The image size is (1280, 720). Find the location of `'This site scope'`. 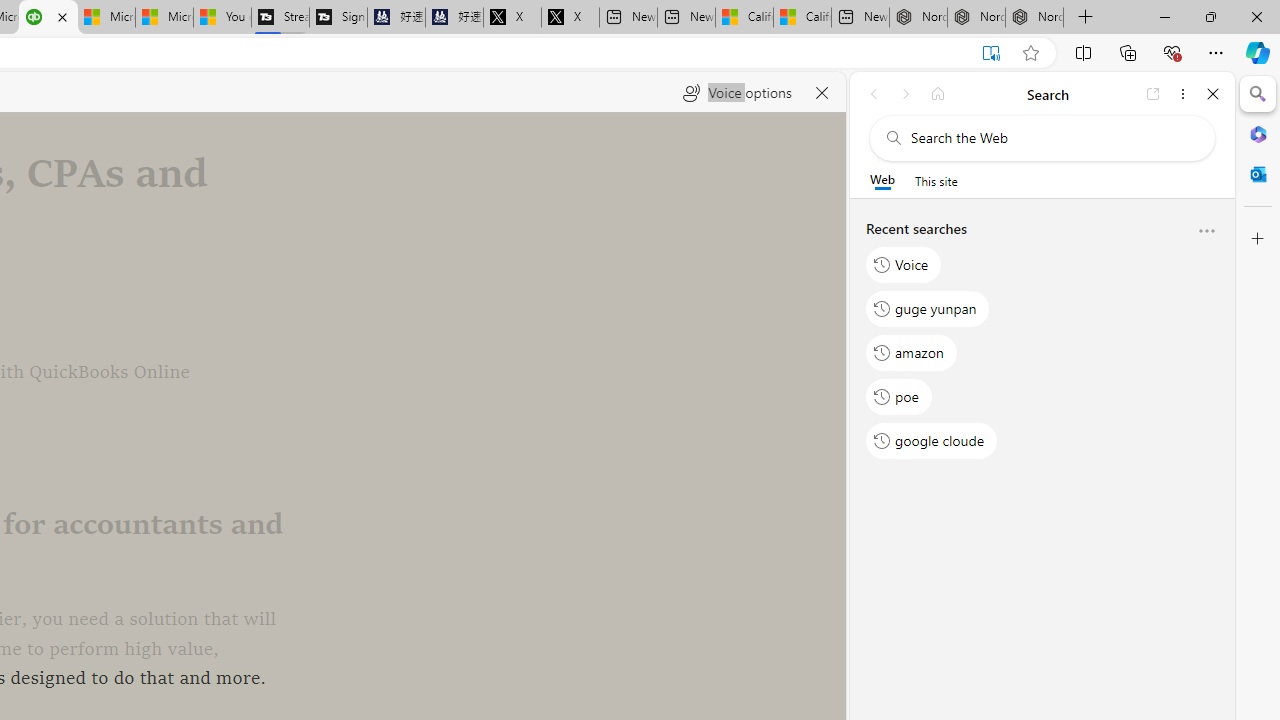

'This site scope' is located at coordinates (935, 180).